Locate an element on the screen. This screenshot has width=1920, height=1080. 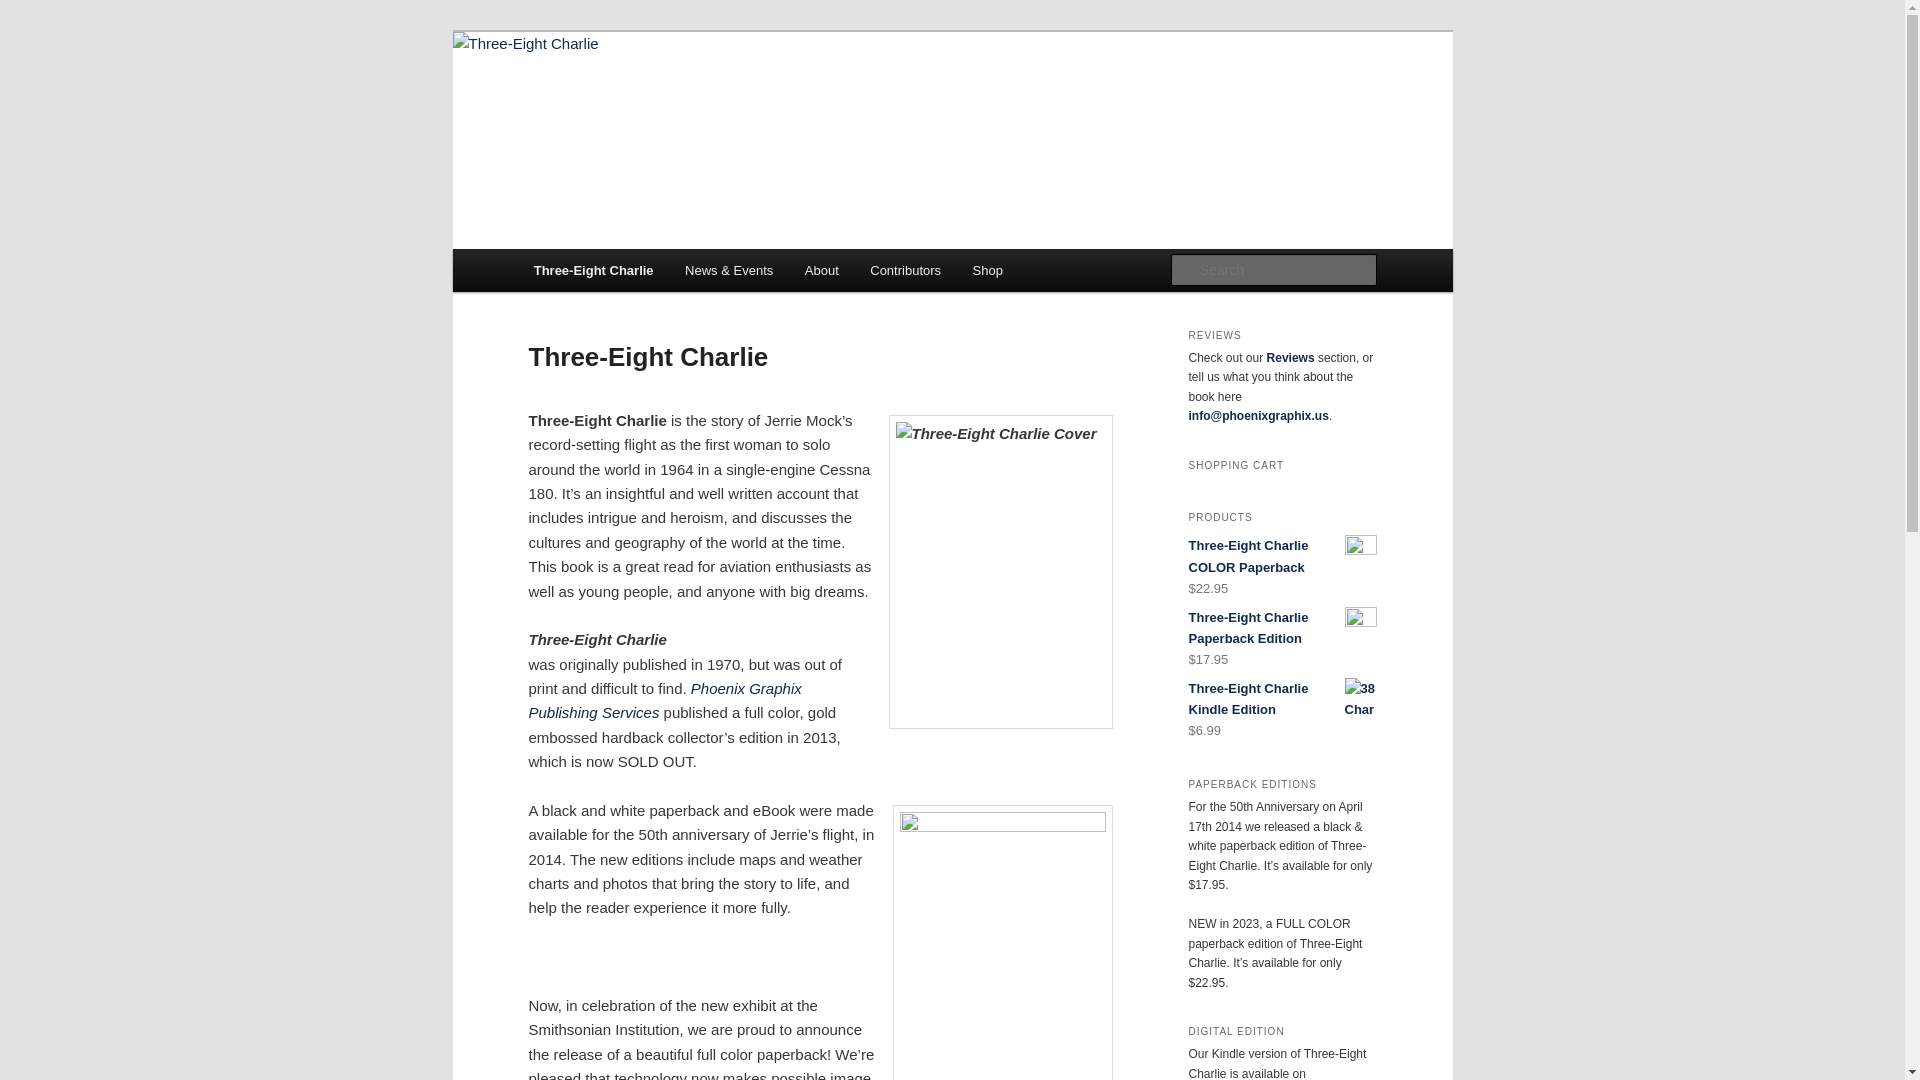
'Search' is located at coordinates (32, 11).